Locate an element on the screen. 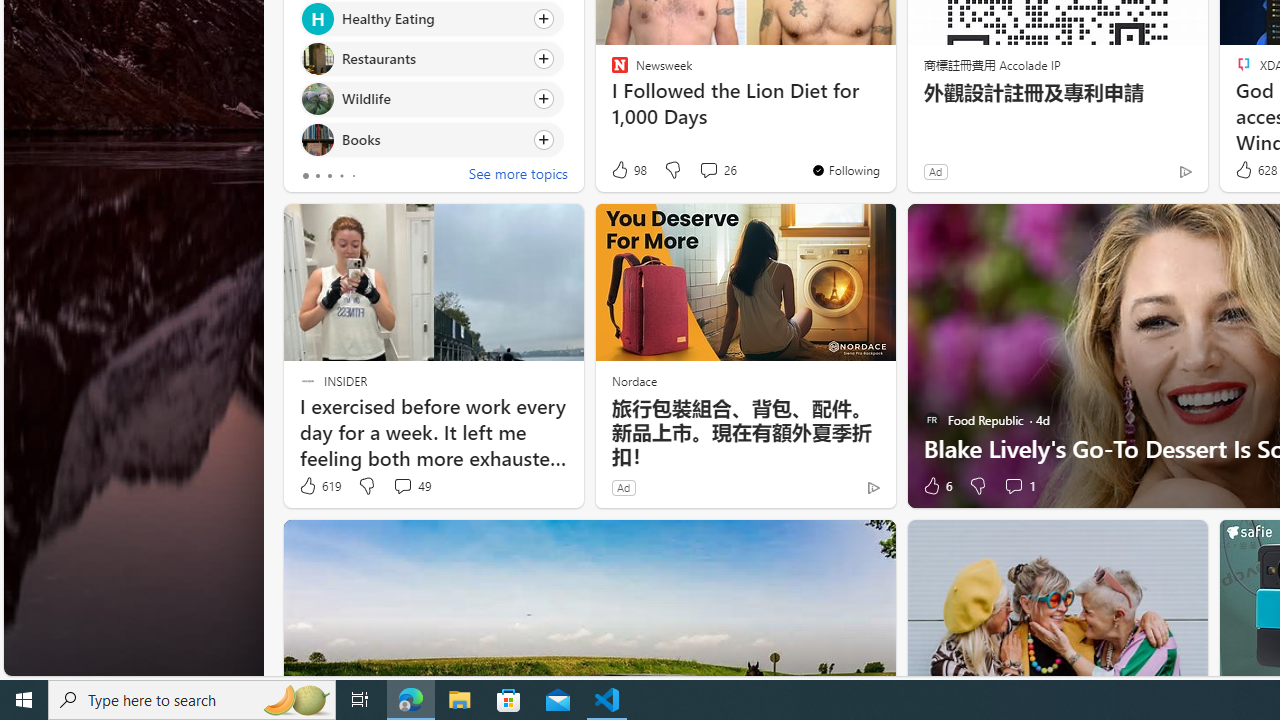 The width and height of the screenshot is (1280, 720). 'tab-4' is located at coordinates (353, 175).